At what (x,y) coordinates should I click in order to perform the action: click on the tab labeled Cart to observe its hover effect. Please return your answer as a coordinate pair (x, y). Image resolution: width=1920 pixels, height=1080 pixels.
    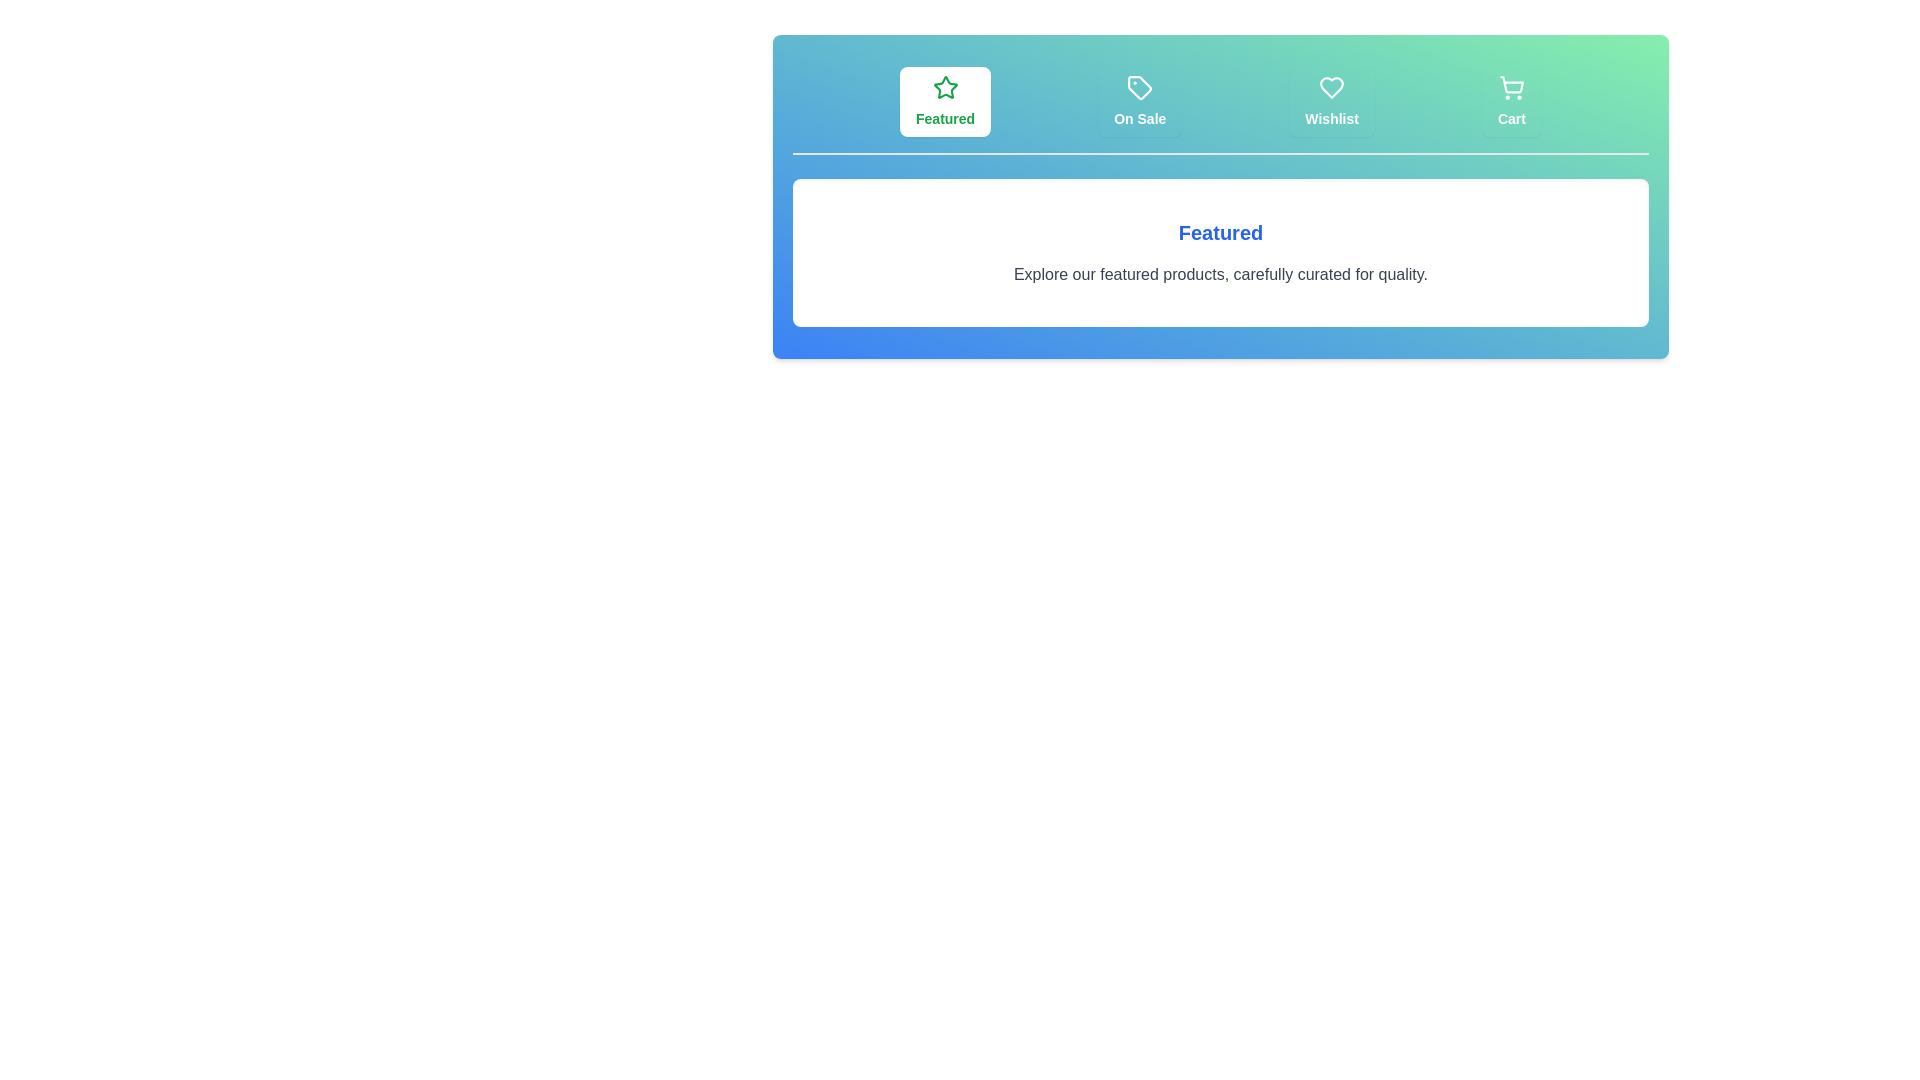
    Looking at the image, I should click on (1512, 101).